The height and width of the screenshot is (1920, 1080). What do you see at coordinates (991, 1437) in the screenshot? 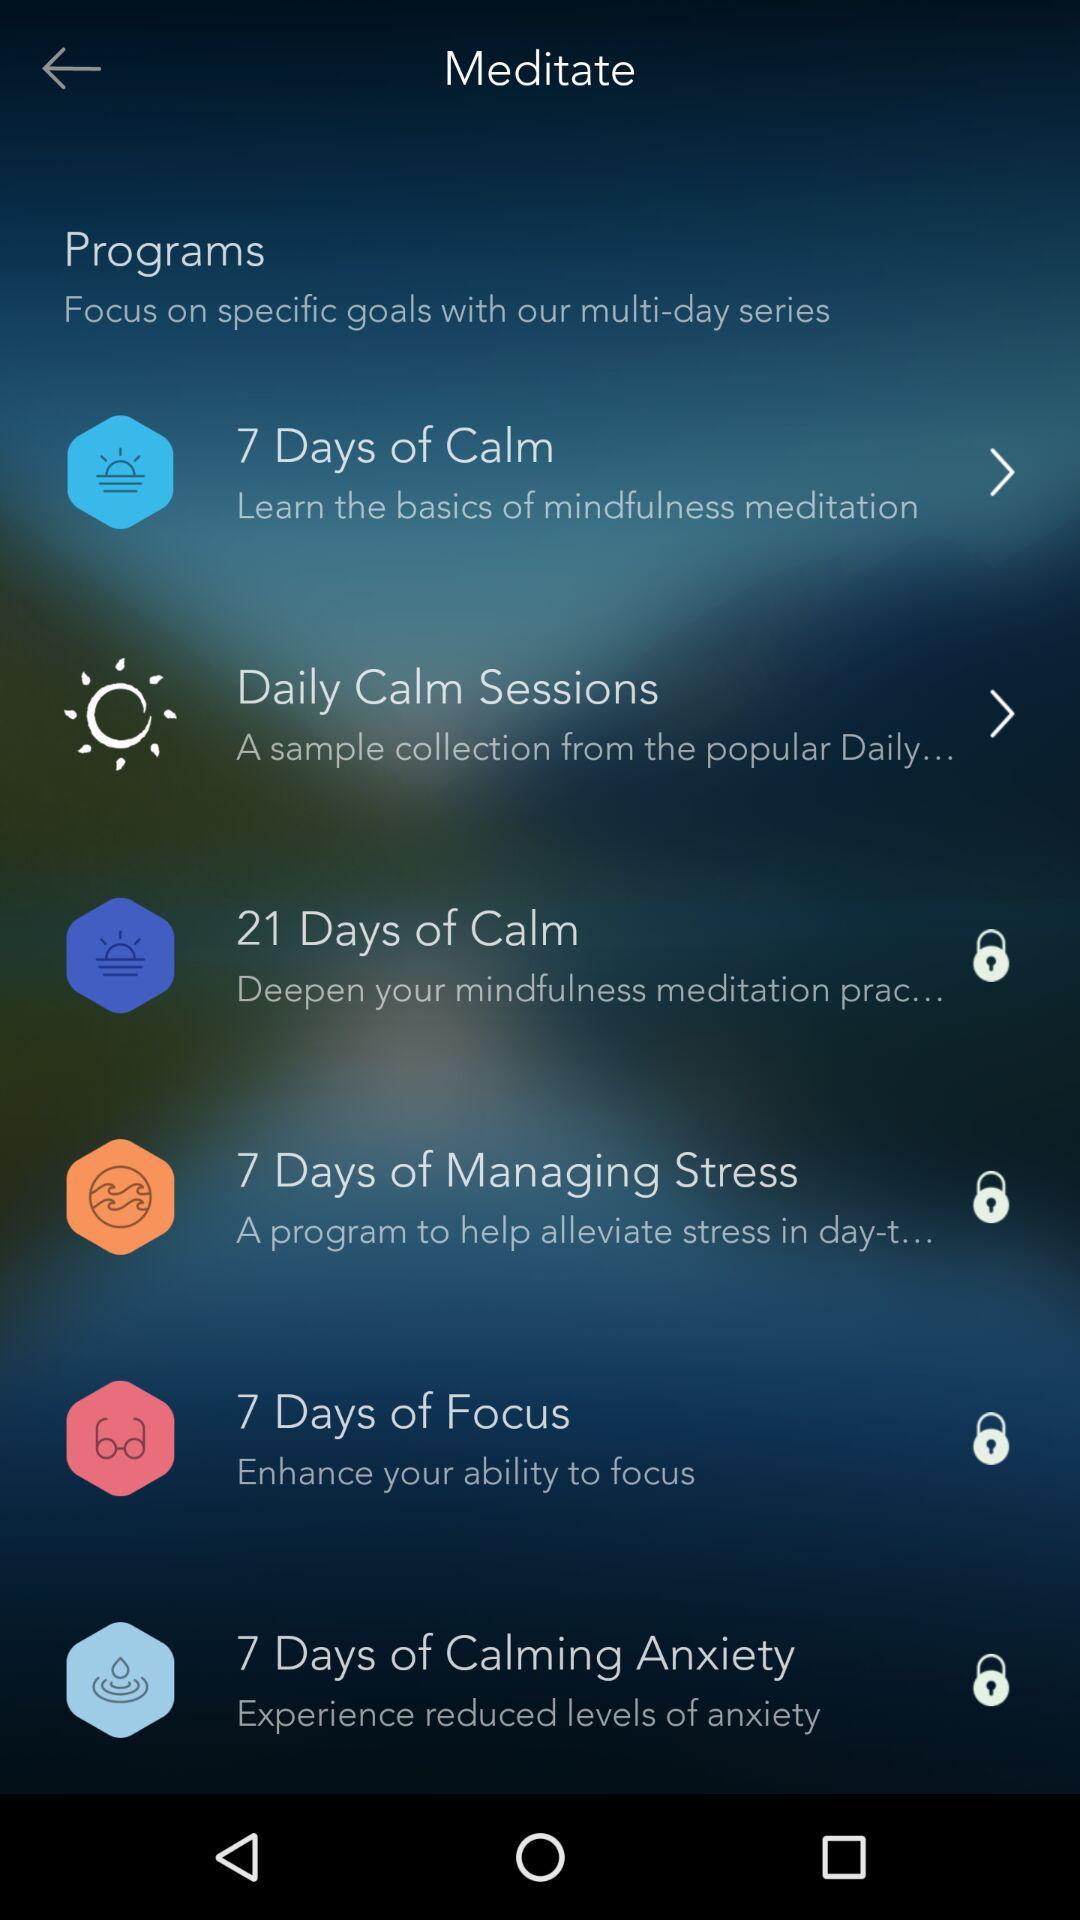
I see `the icon which is next to the 7 days of focus` at bounding box center [991, 1437].